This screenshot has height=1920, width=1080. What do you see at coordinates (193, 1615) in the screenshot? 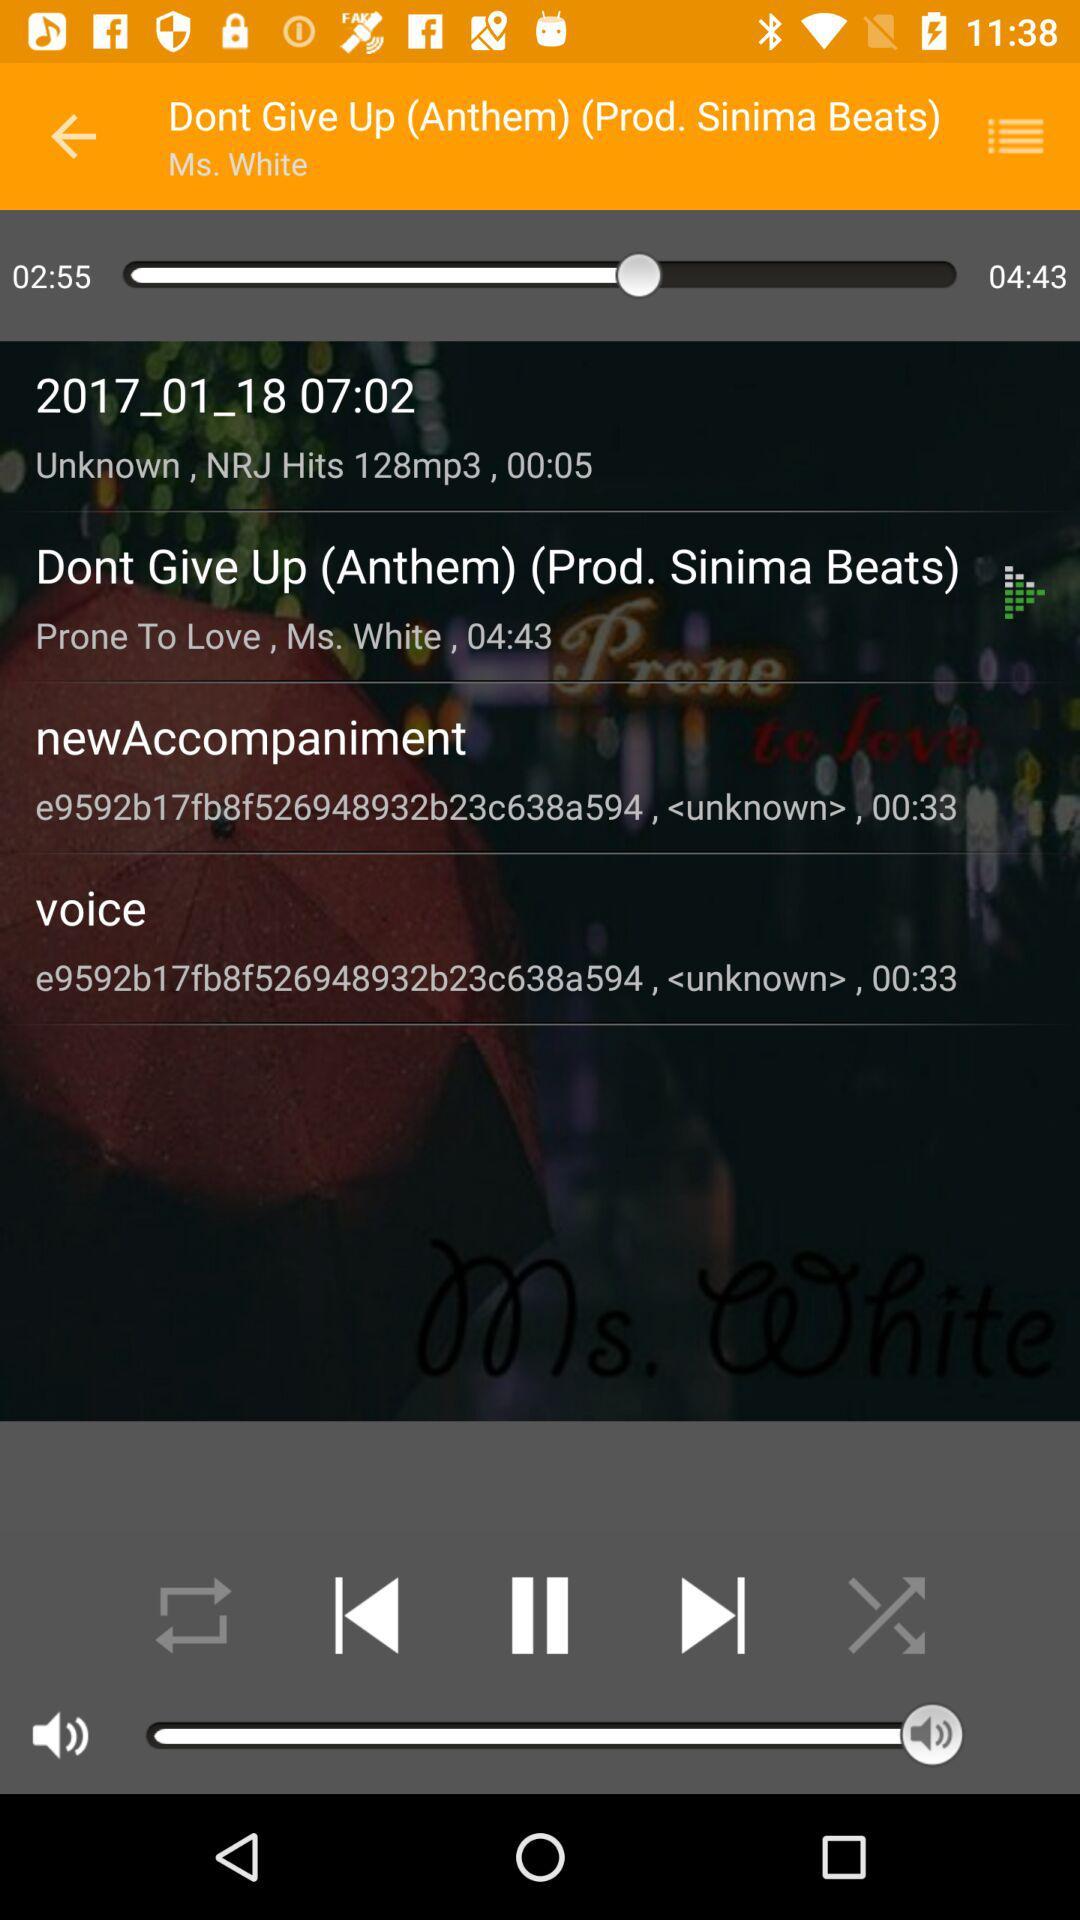
I see `shuffle` at bounding box center [193, 1615].